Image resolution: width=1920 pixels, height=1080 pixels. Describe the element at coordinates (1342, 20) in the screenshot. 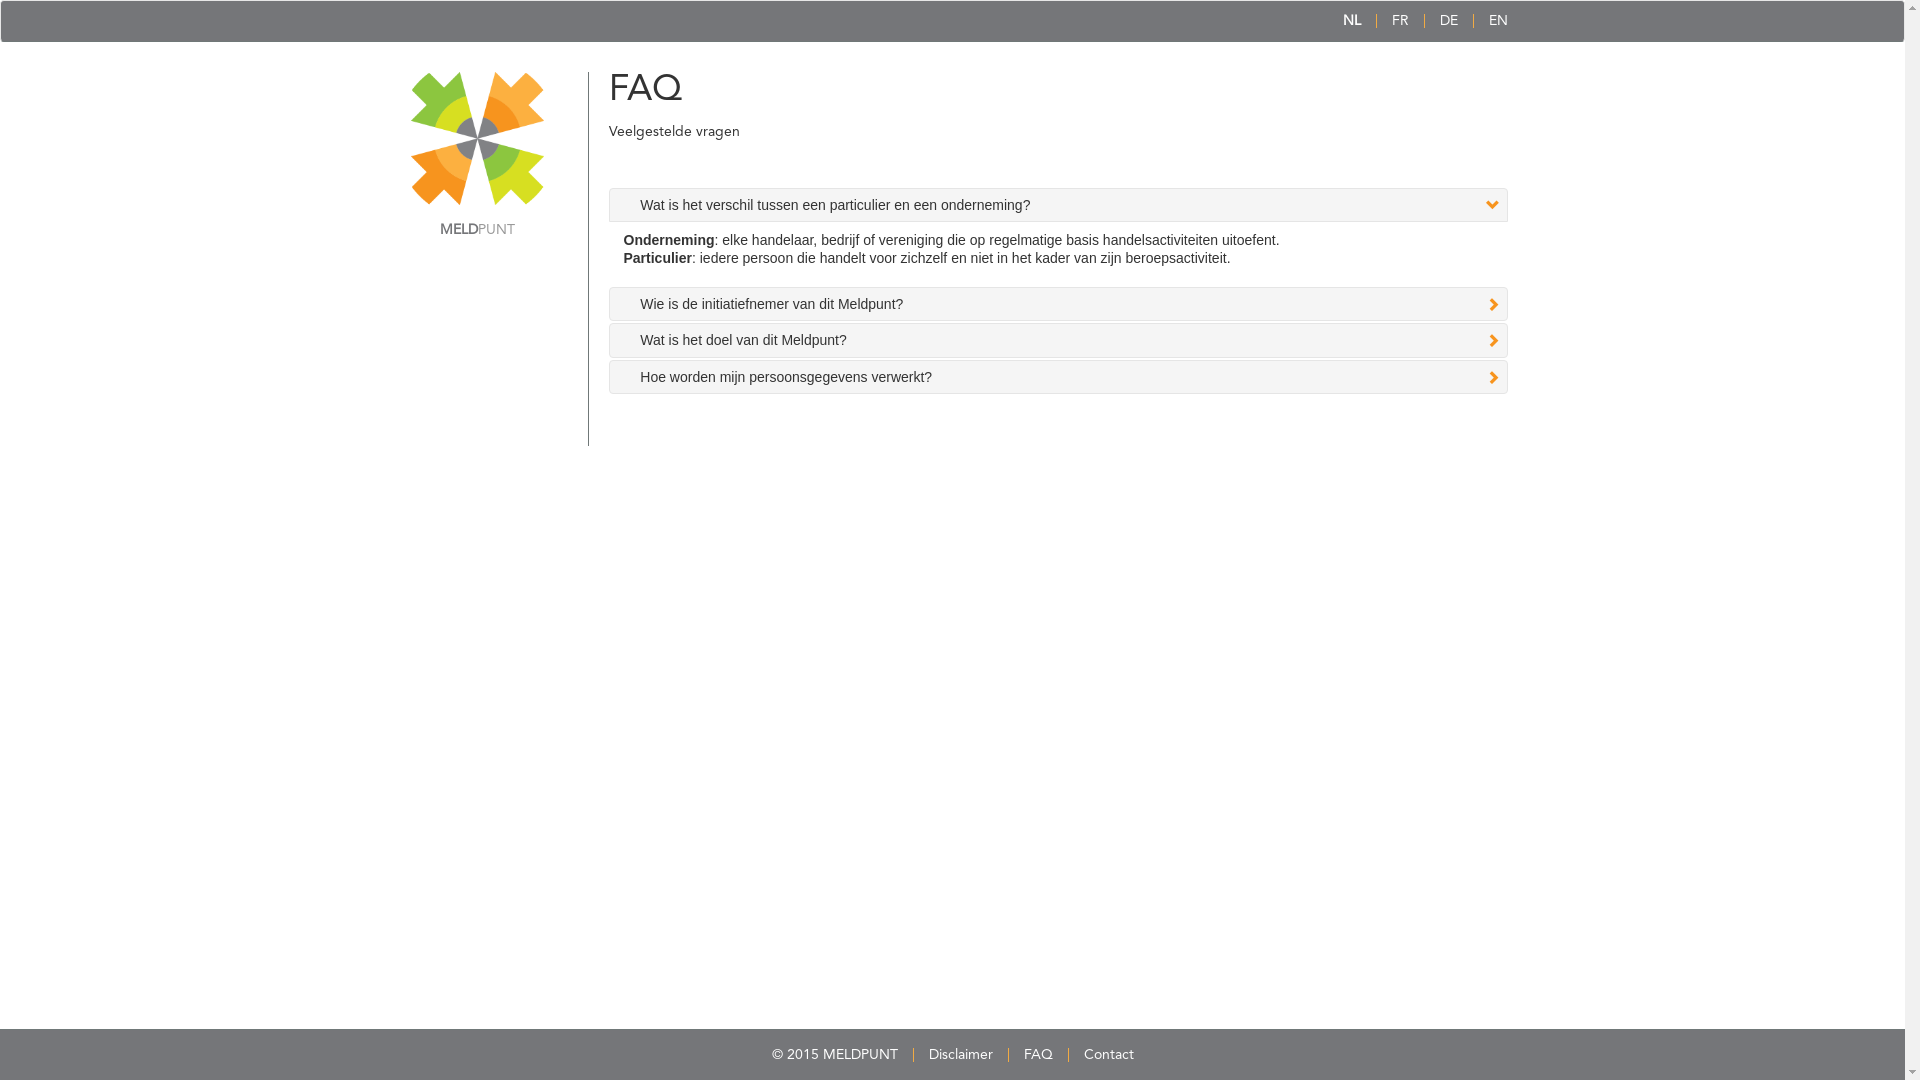

I see `'NL'` at that location.